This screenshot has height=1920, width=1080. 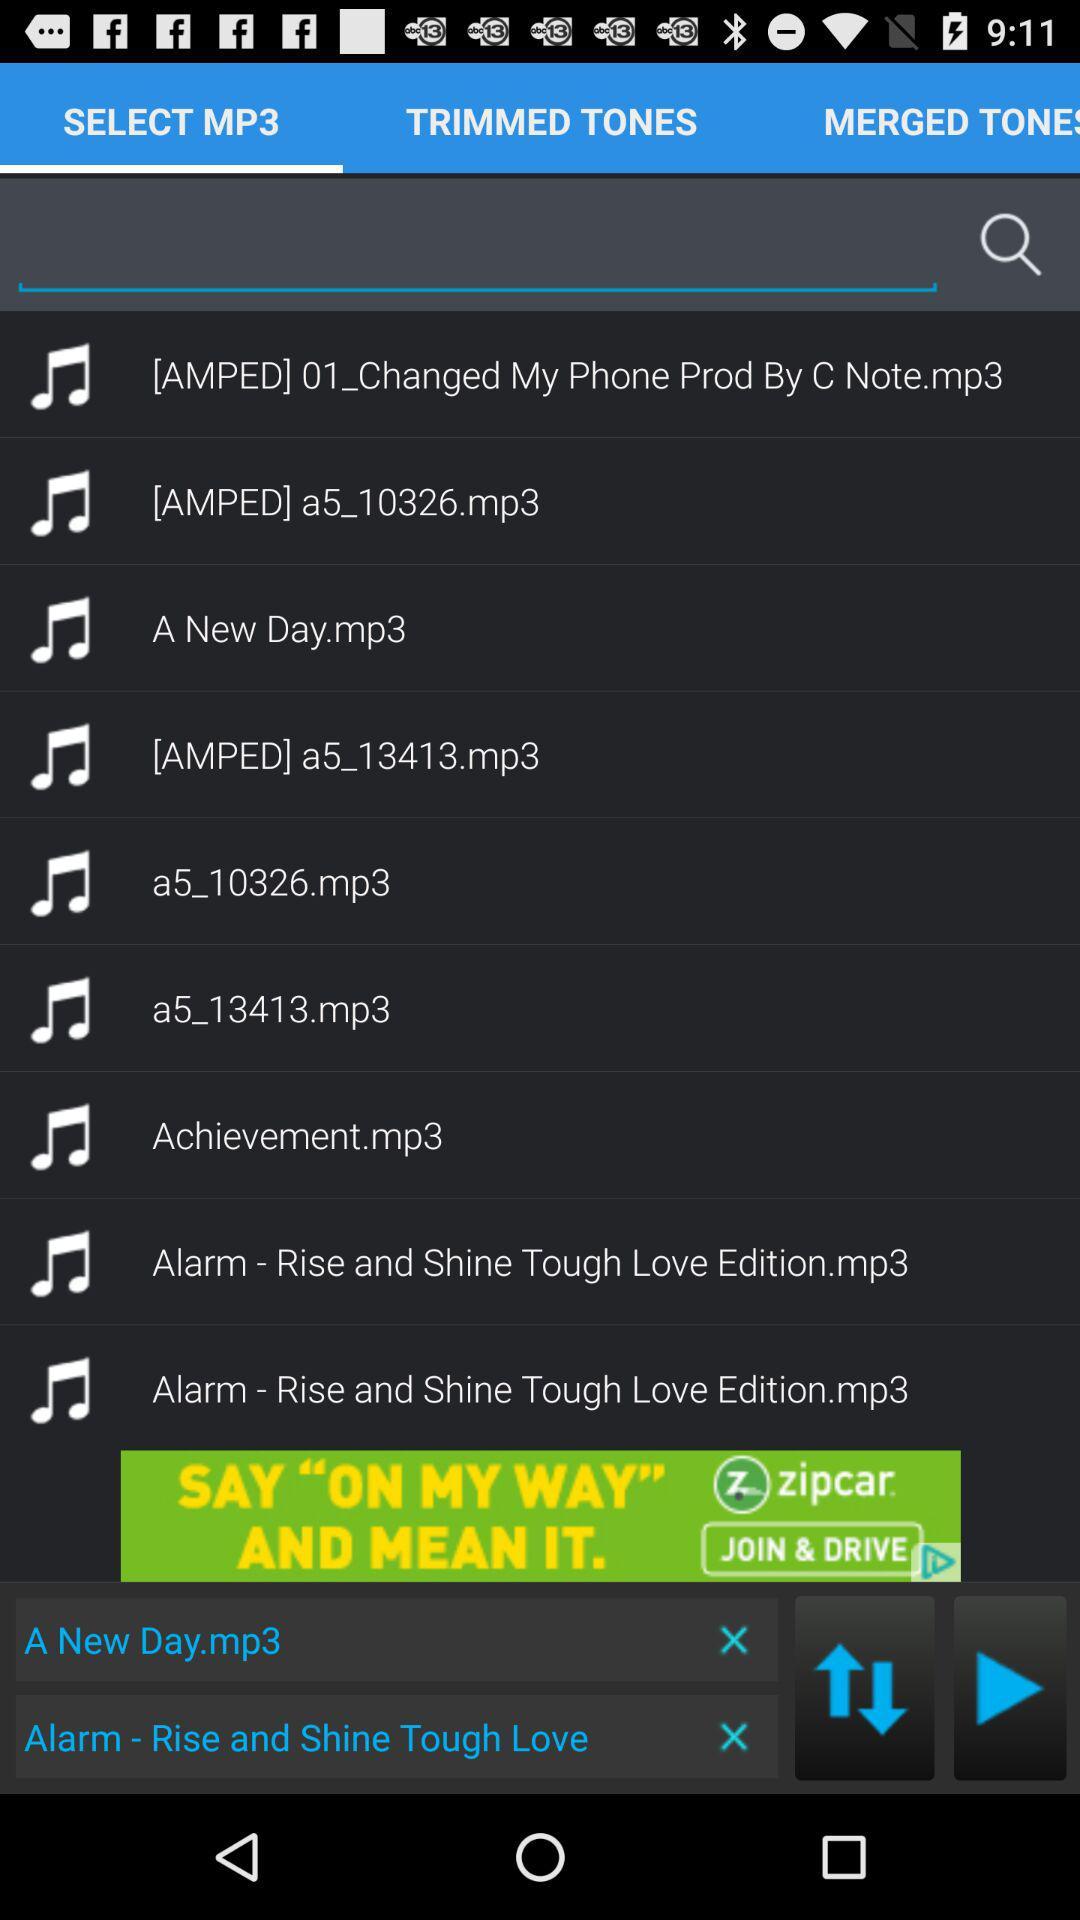 I want to click on song, so click(x=1010, y=1687).